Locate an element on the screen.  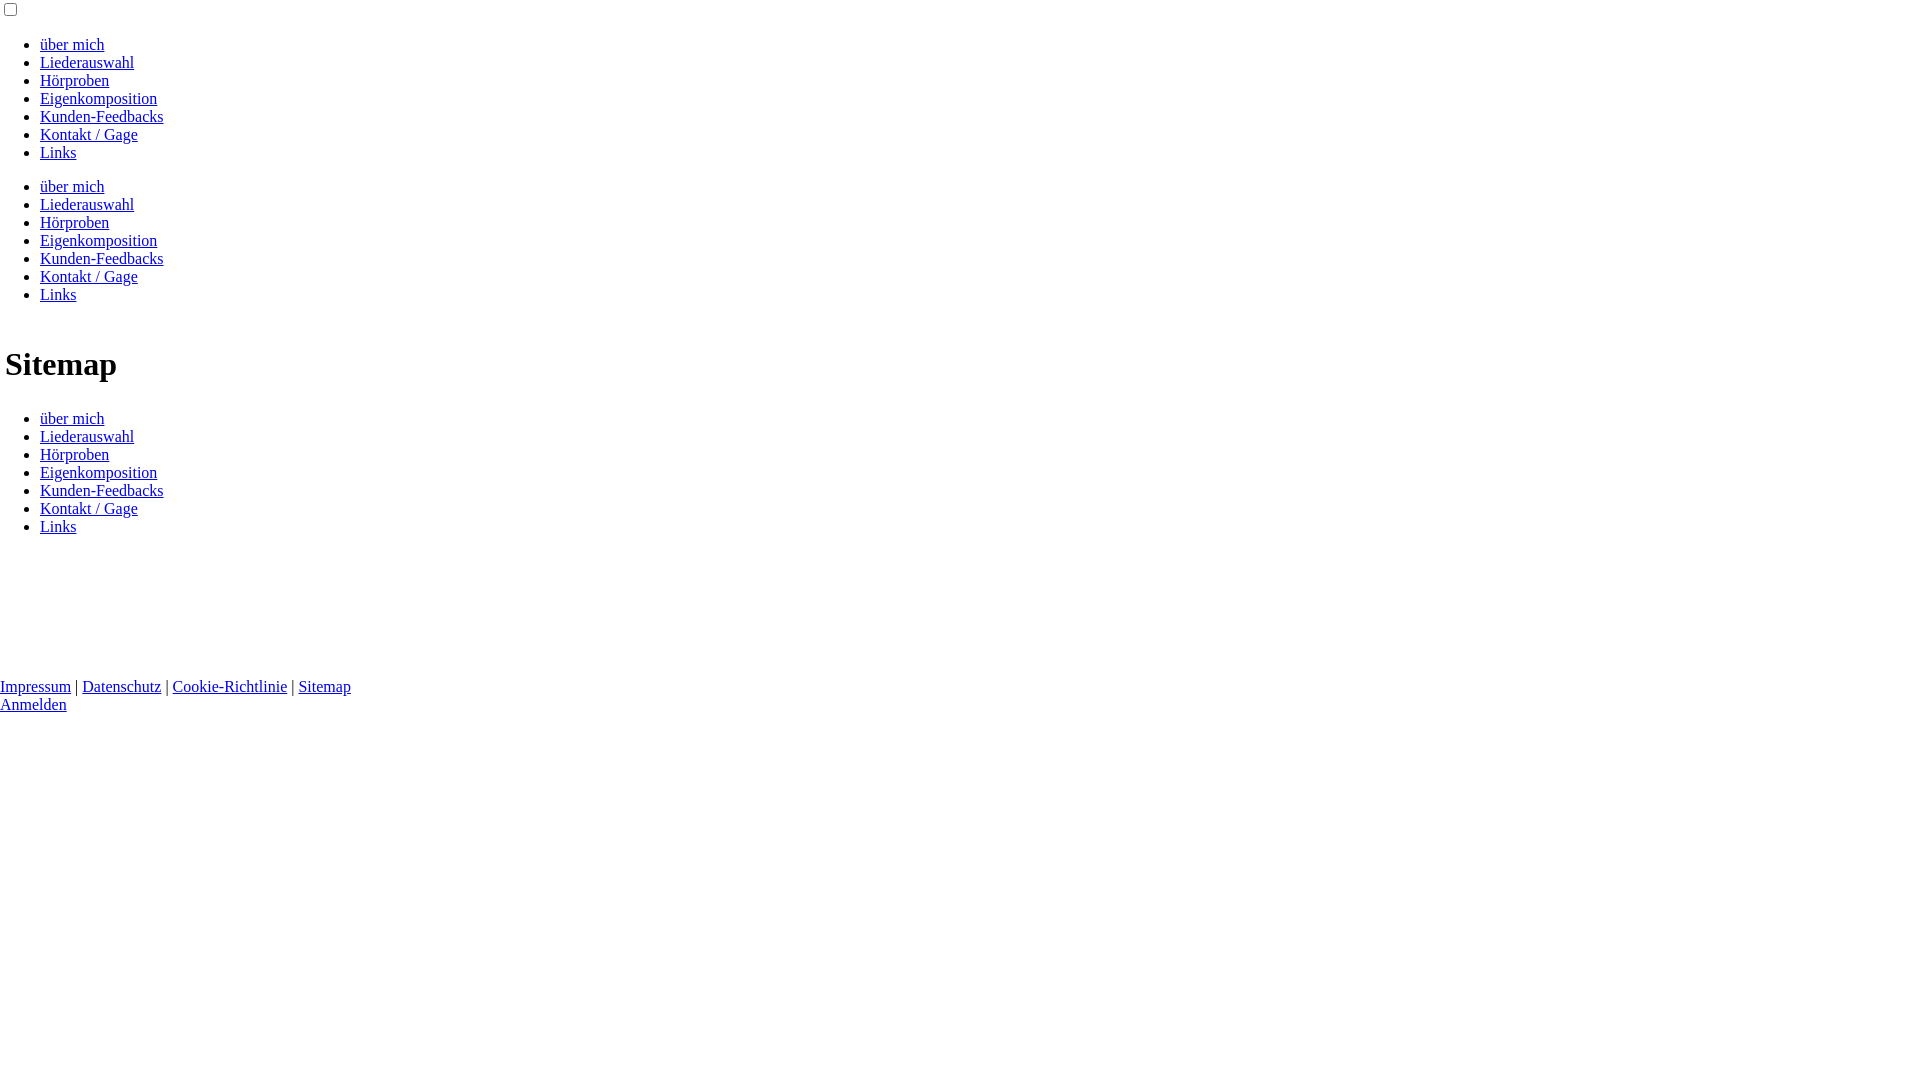
'Links' is located at coordinates (57, 294).